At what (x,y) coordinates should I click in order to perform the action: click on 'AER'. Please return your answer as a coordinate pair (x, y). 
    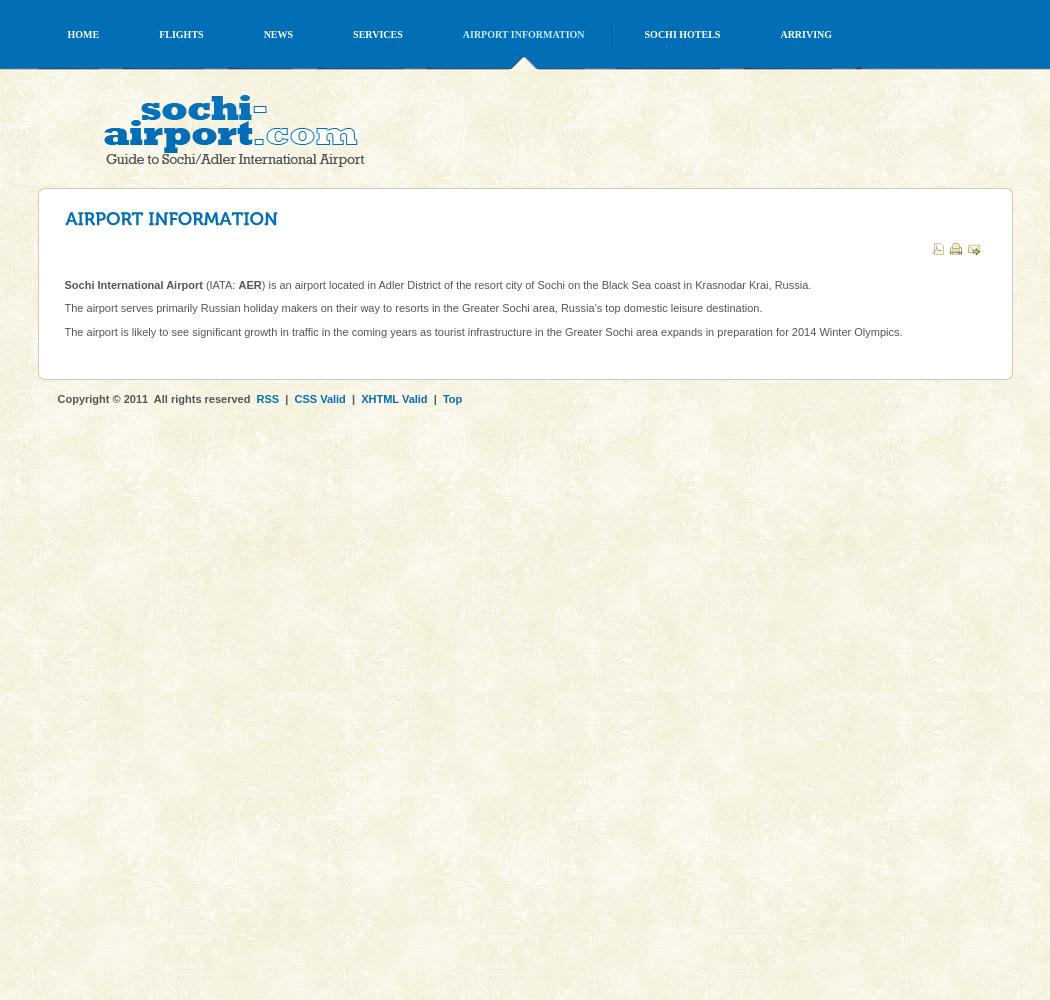
    Looking at the image, I should click on (249, 284).